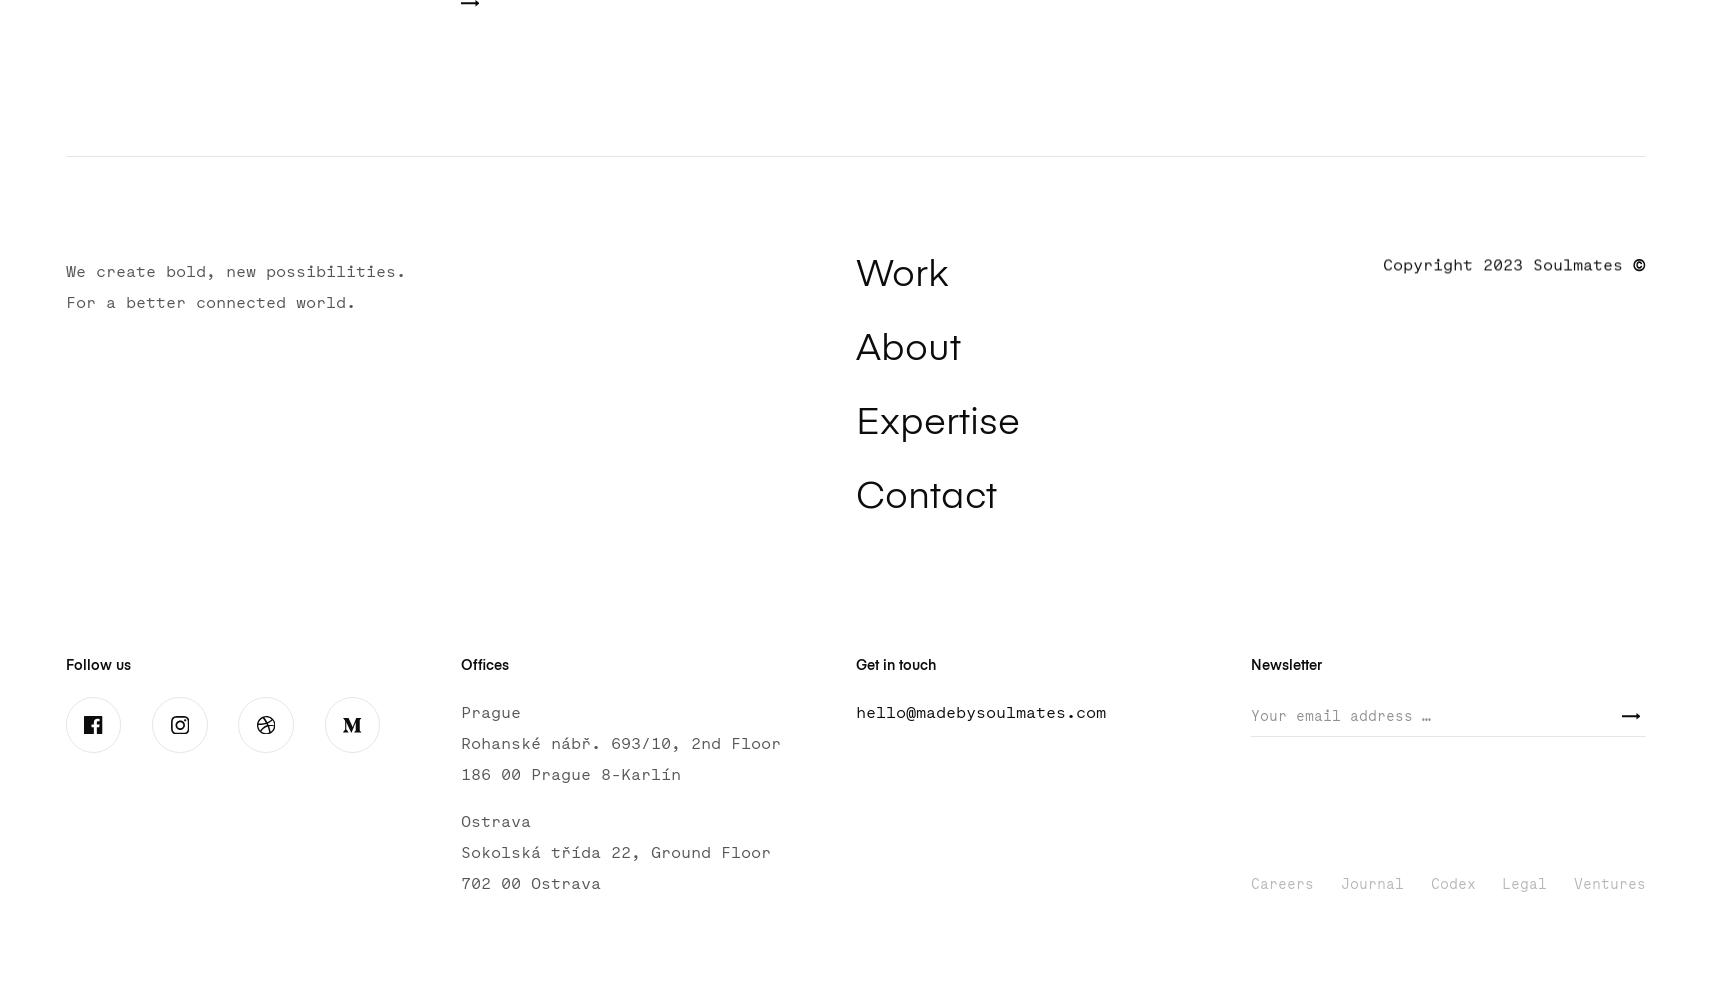 This screenshot has width=1712, height=983. I want to click on 'Contact', so click(924, 497).